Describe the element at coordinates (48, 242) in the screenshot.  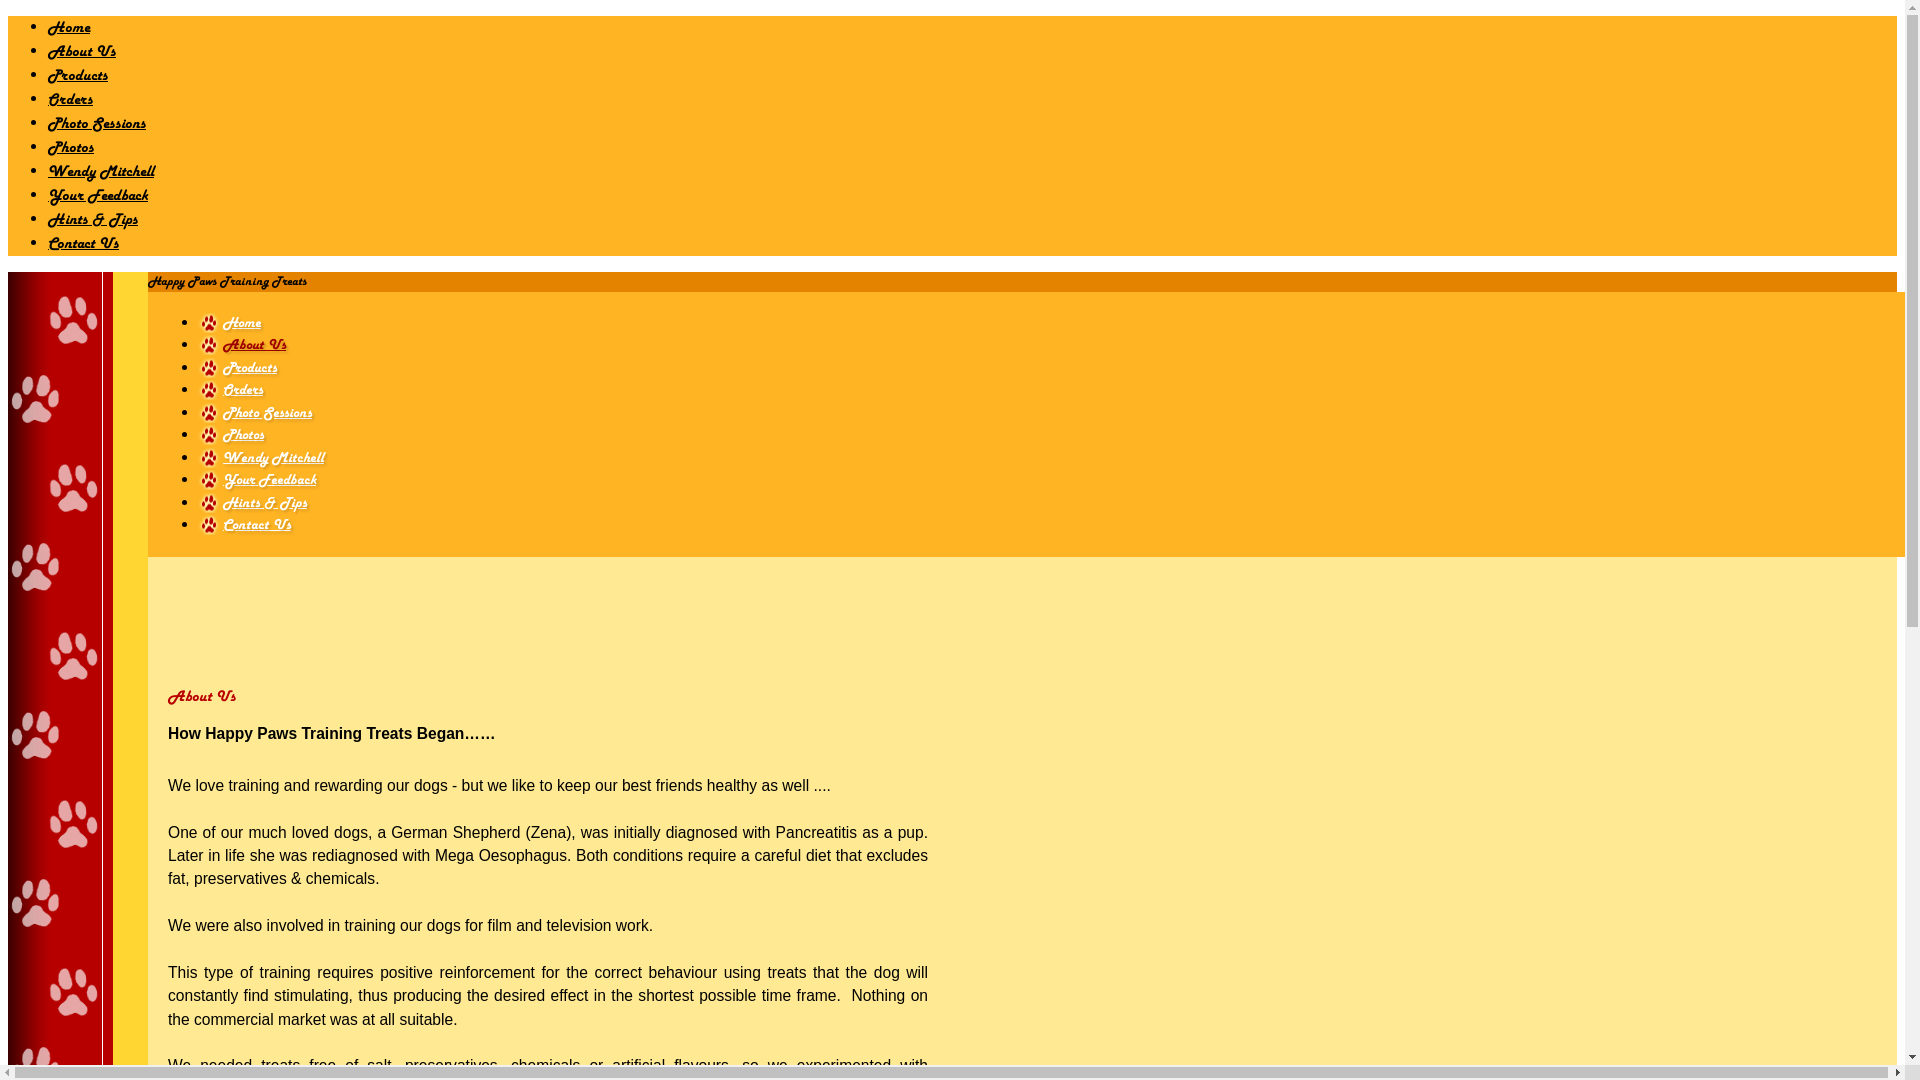
I see `'Contact Us'` at that location.